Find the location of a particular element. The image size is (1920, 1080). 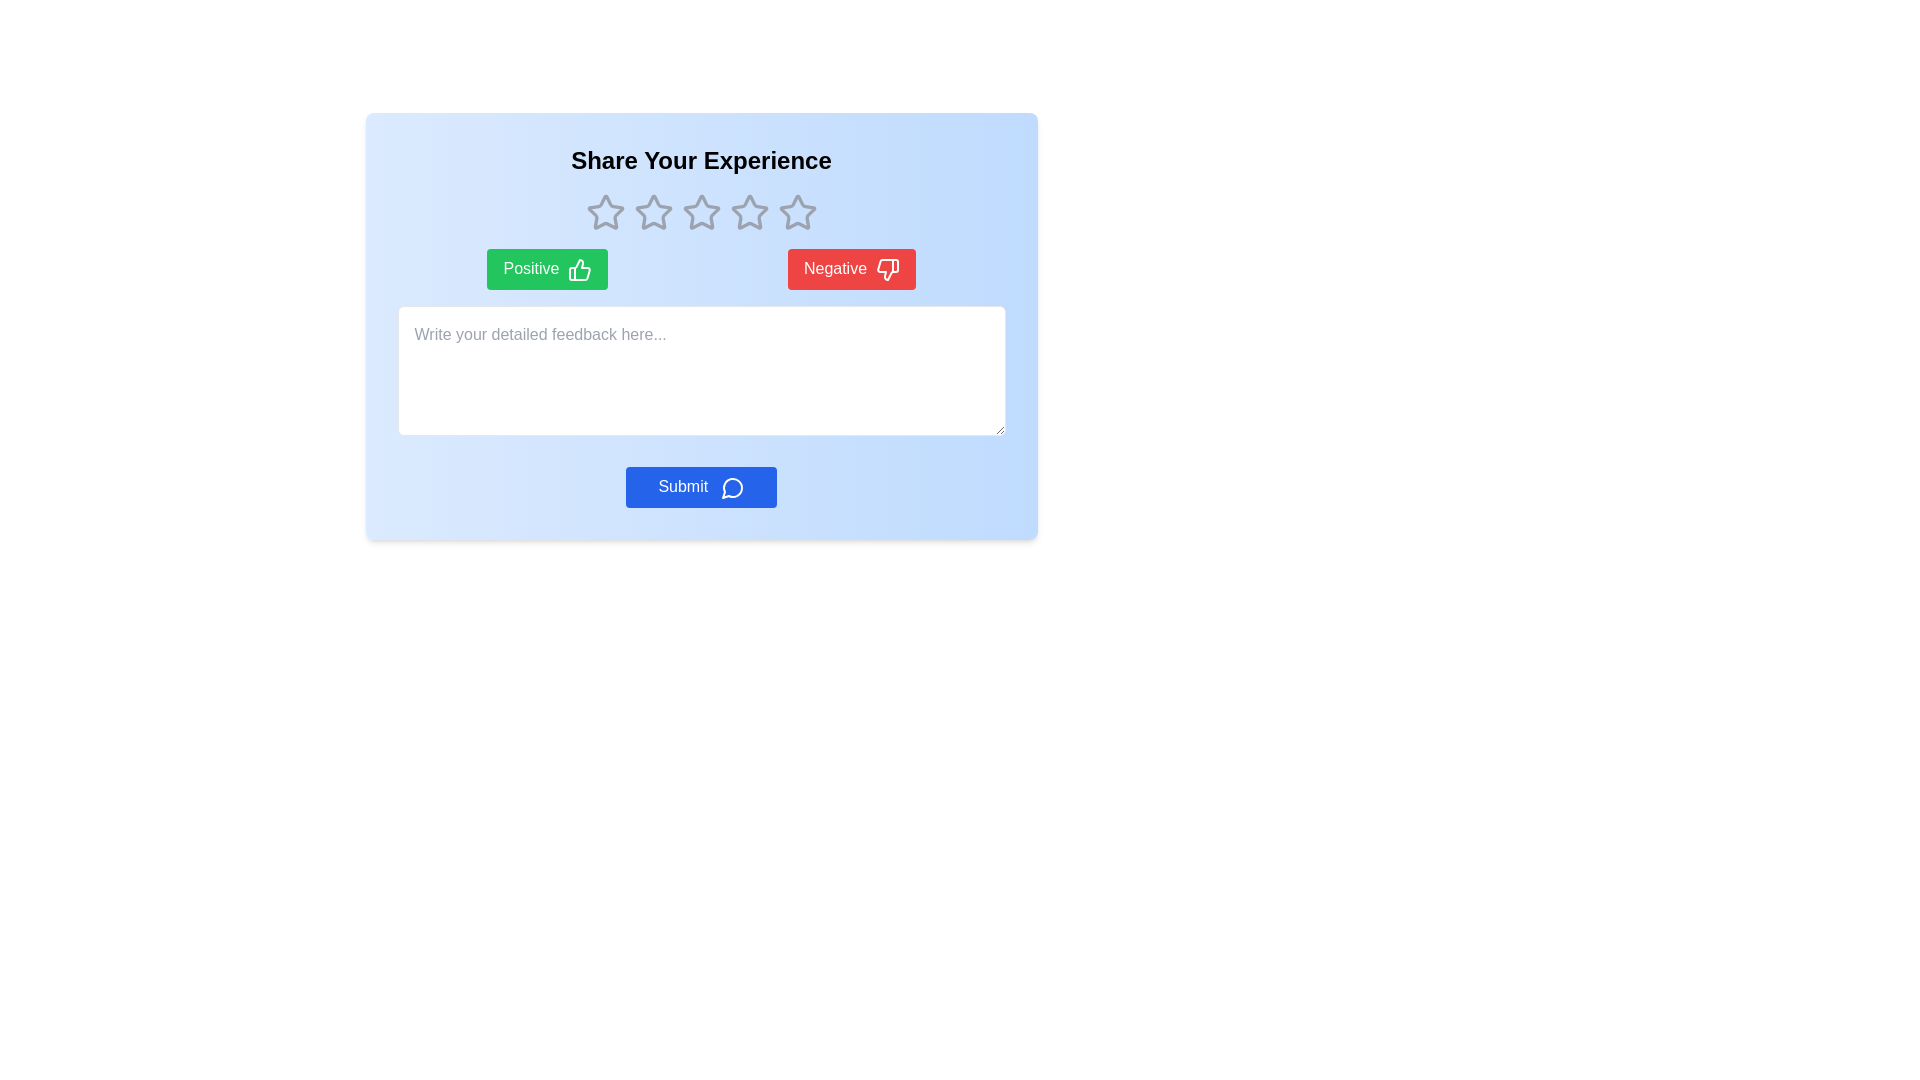

the fifth star icon in the rating section of the feedback form is located at coordinates (796, 212).